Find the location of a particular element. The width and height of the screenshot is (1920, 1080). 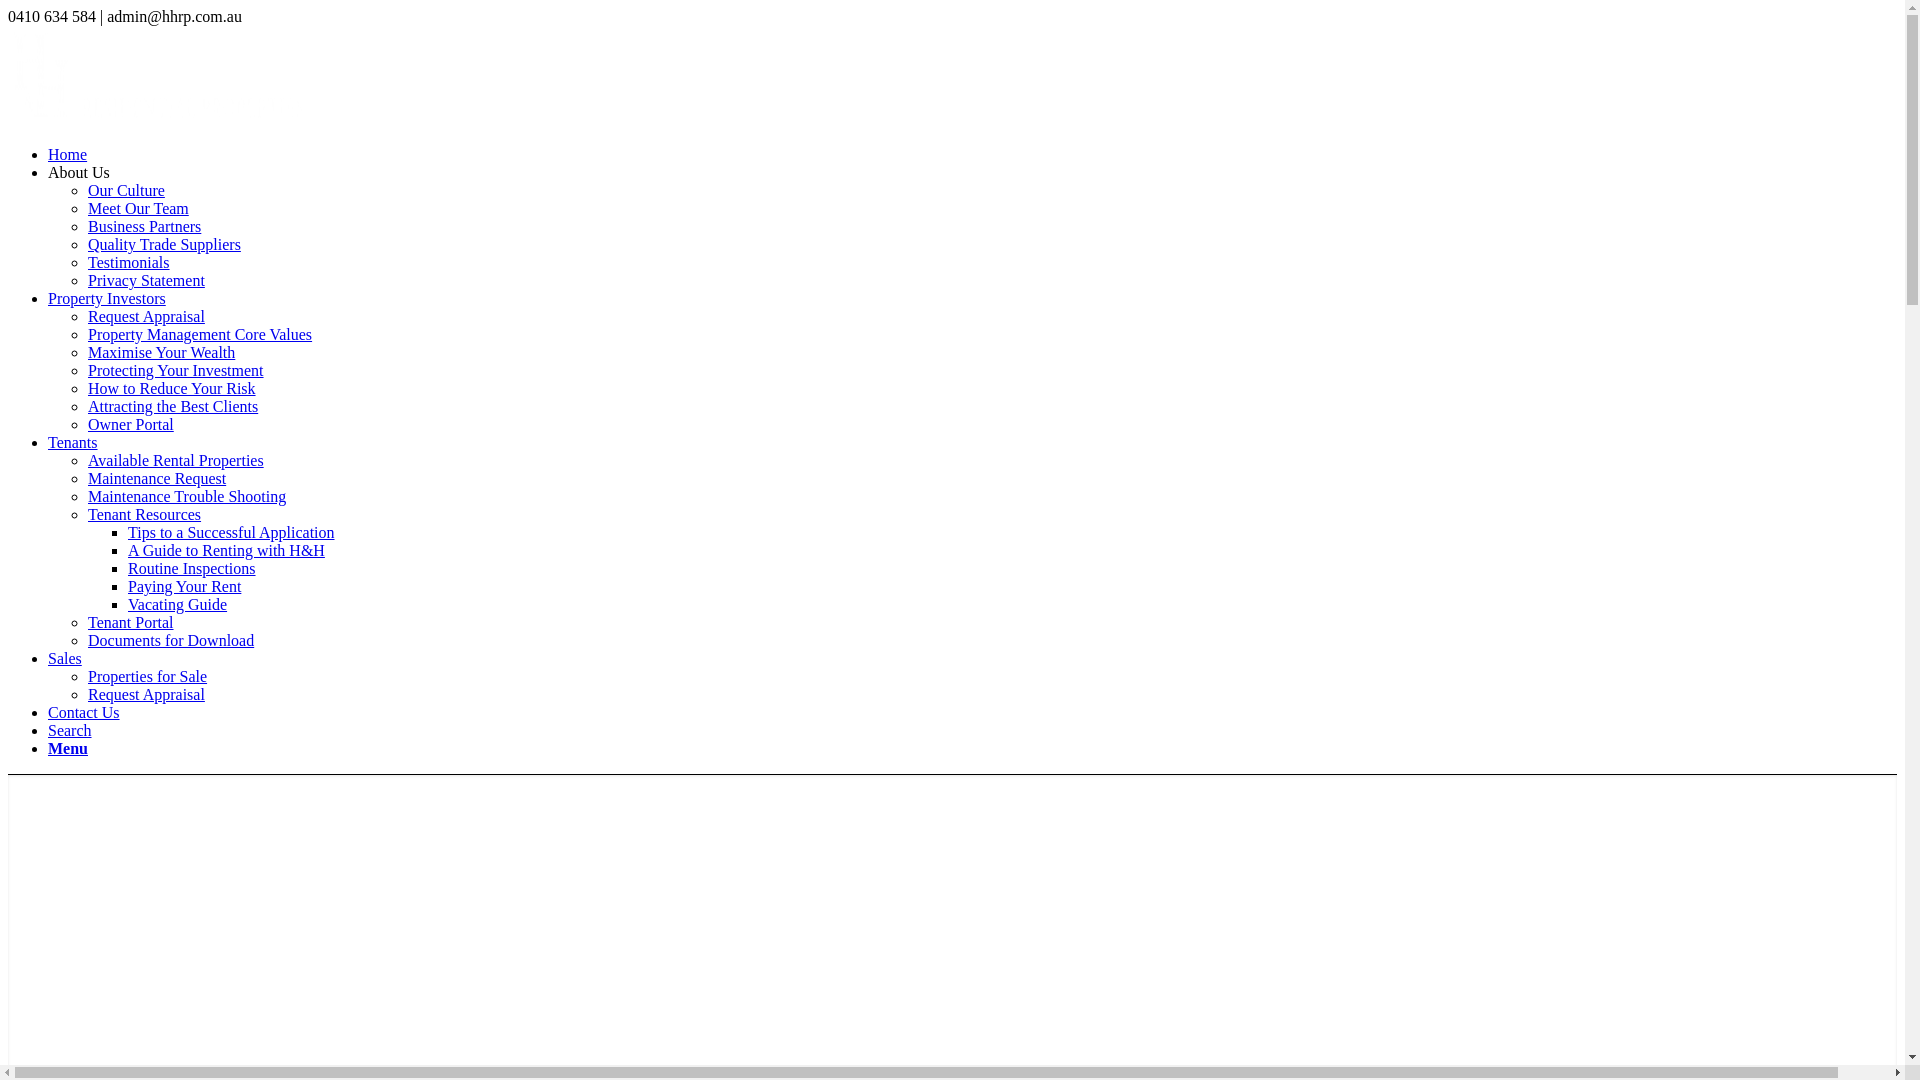

'Meet Our Team' is located at coordinates (137, 208).